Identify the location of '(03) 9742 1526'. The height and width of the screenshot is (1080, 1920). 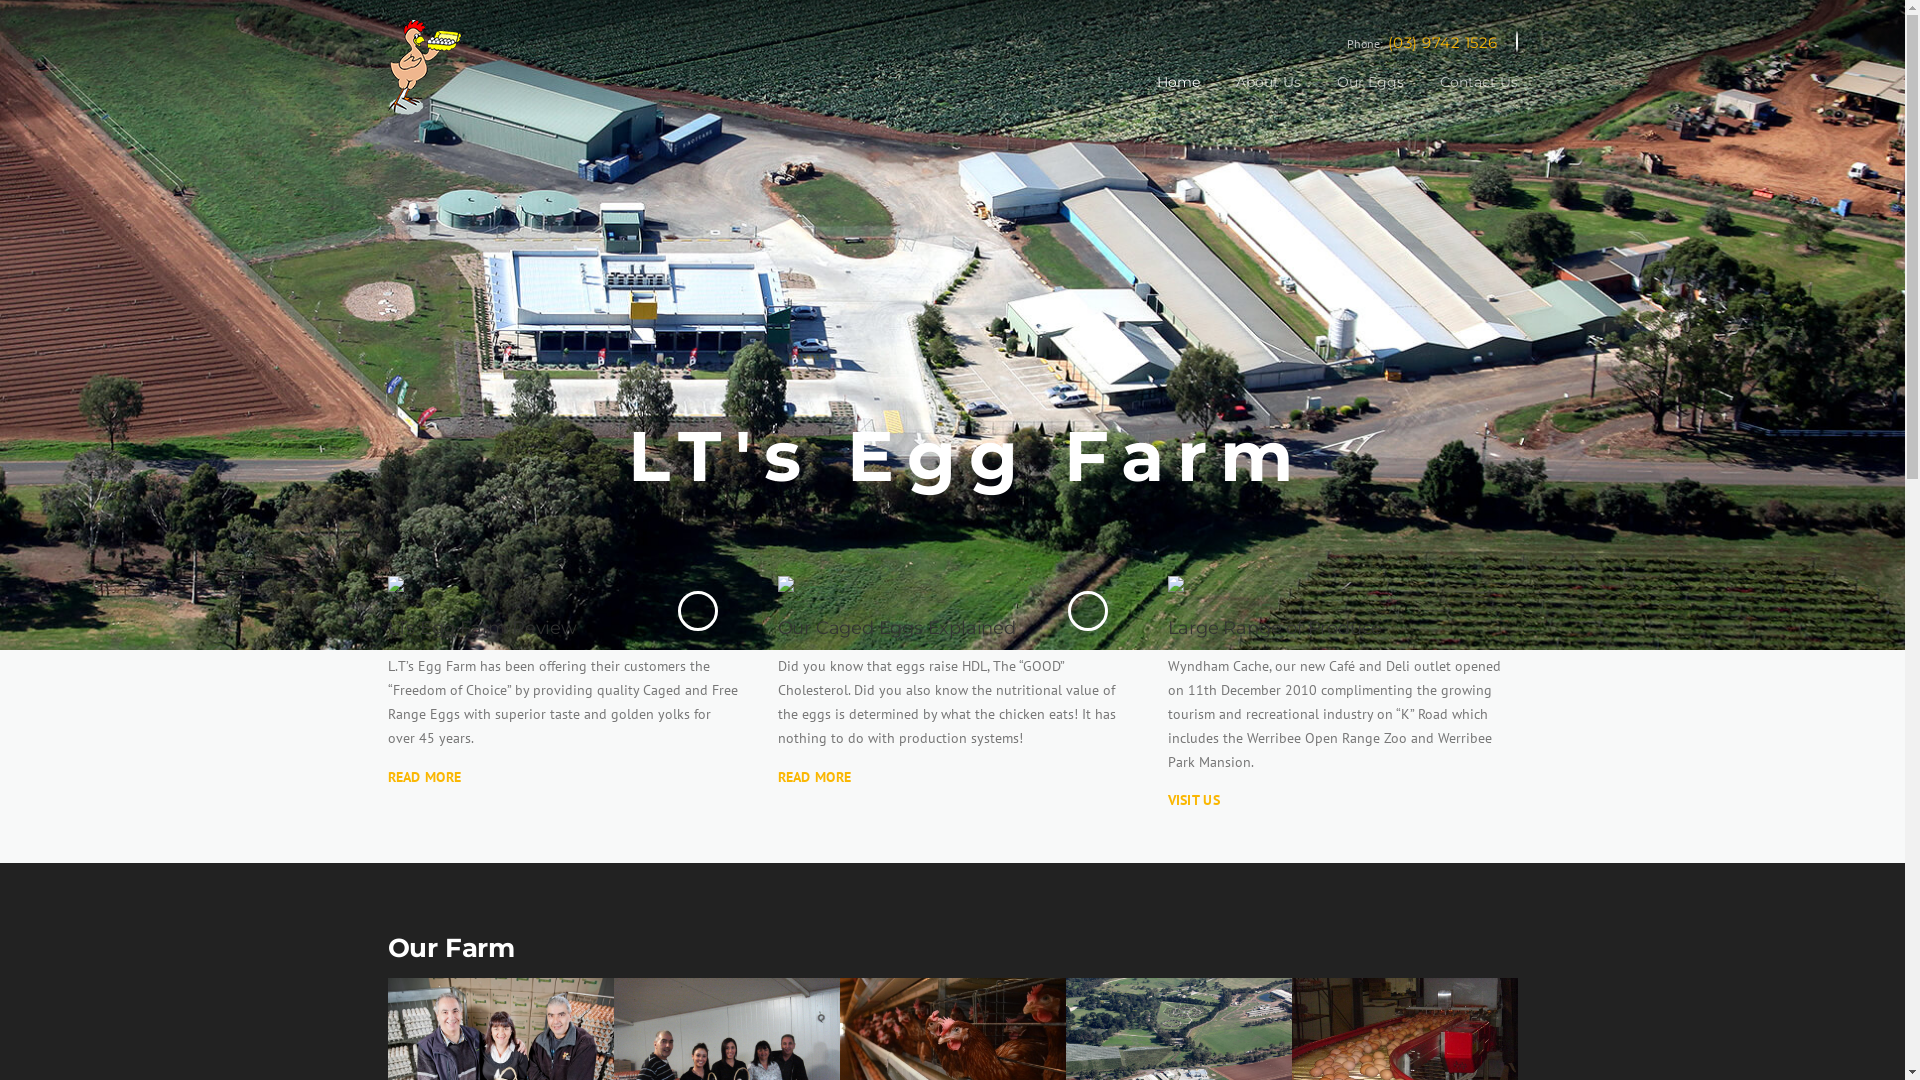
(1443, 42).